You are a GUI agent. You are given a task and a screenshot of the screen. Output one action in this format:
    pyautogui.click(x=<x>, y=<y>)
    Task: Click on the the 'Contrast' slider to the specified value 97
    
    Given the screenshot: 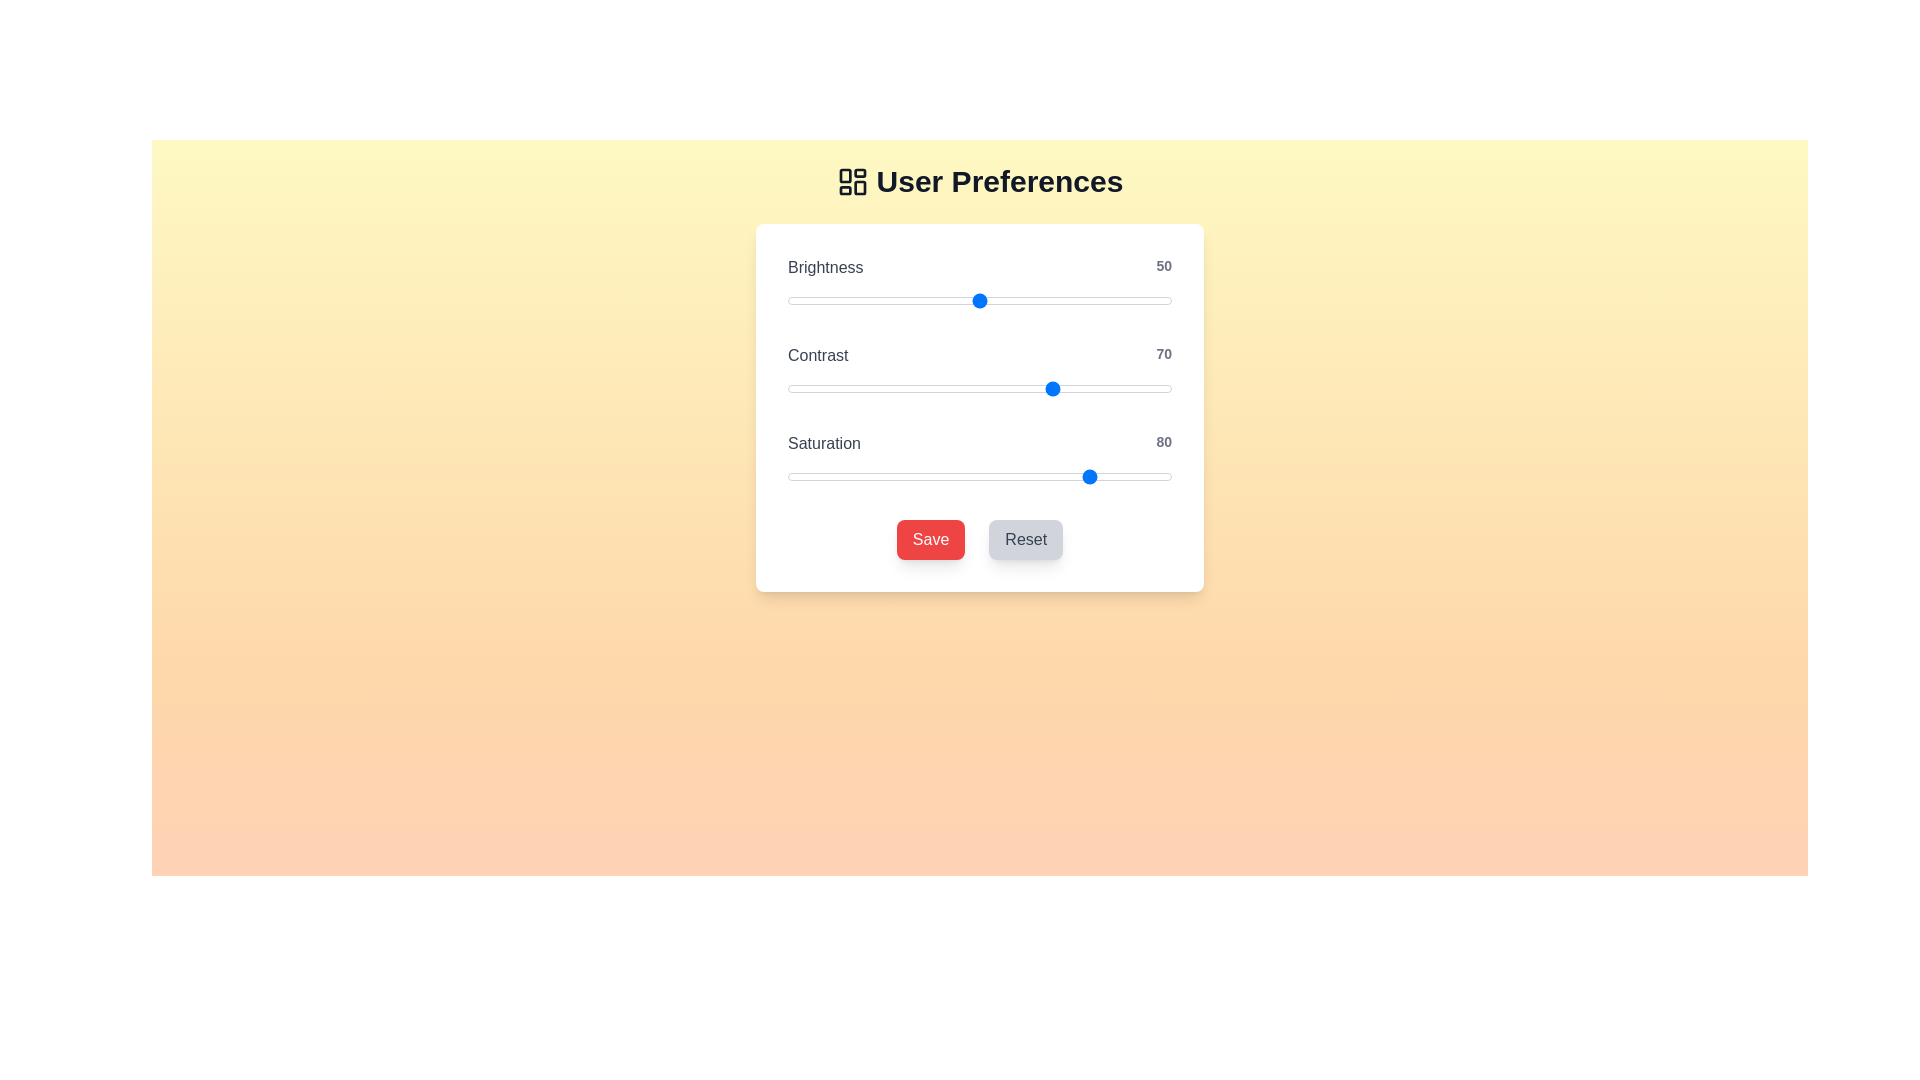 What is the action you would take?
    pyautogui.click(x=1160, y=389)
    